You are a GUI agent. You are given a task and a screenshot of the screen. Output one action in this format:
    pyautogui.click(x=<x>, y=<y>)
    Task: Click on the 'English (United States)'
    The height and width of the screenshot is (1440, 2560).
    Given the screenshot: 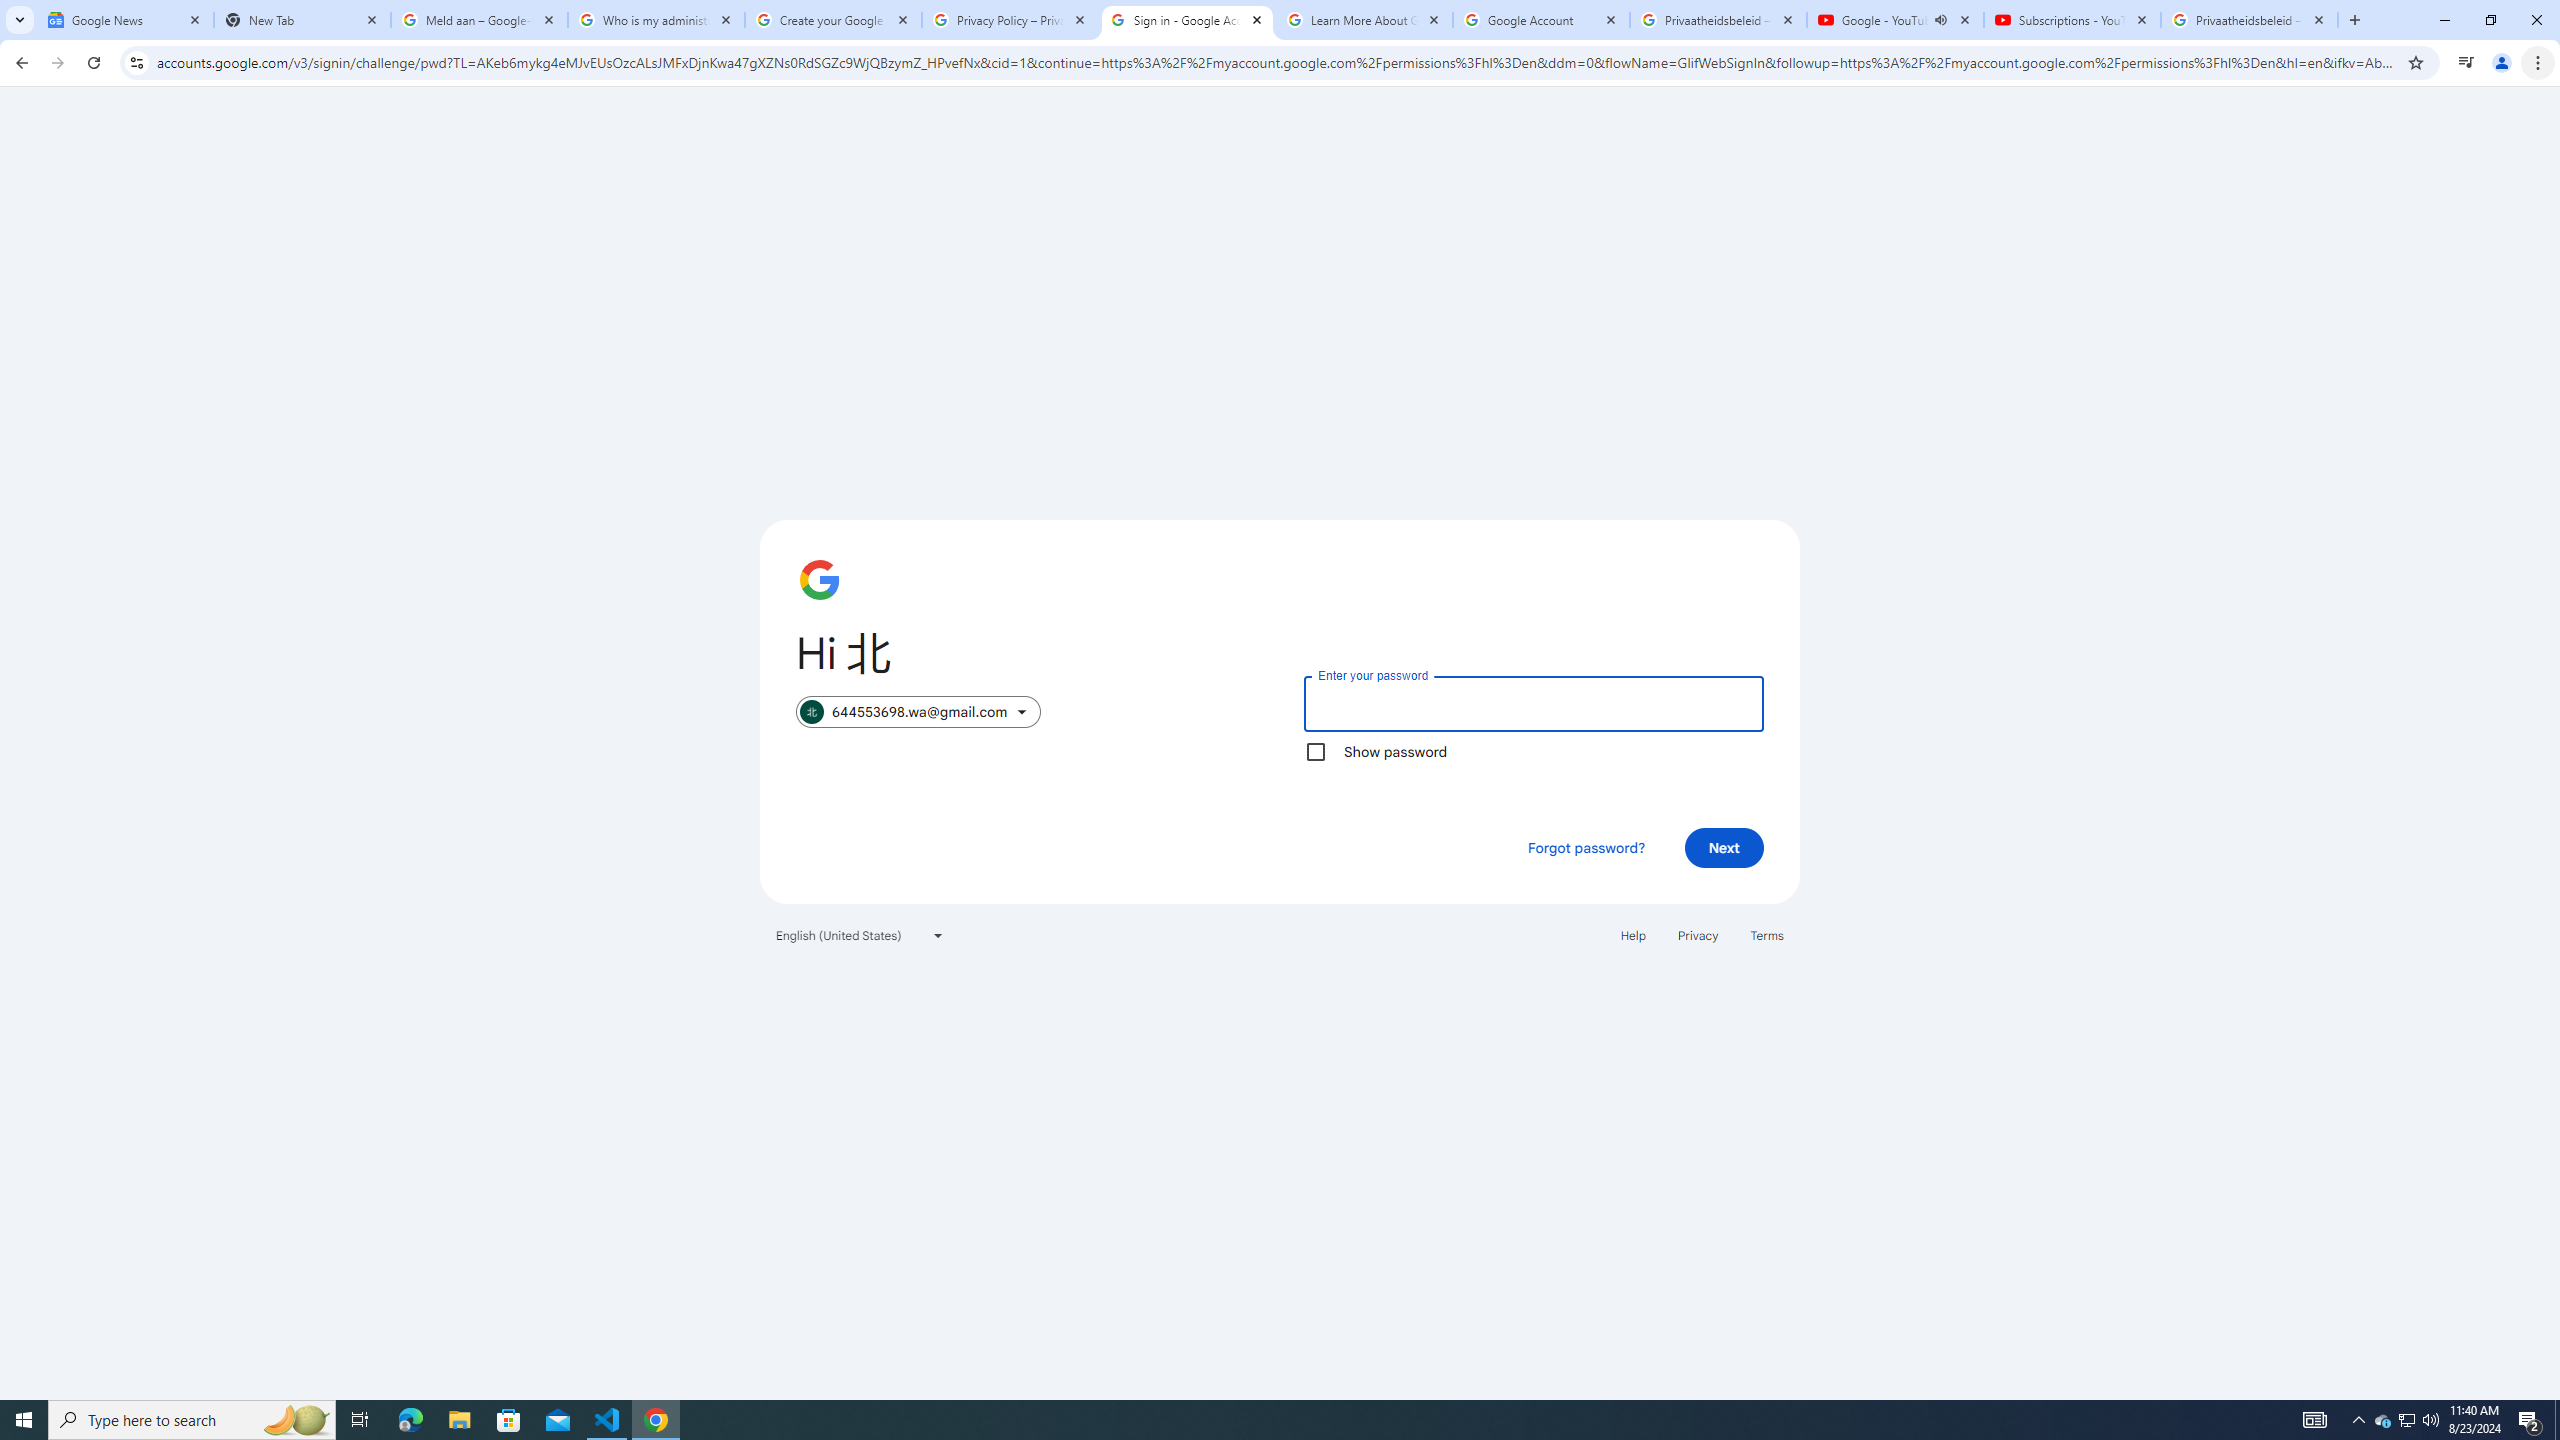 What is the action you would take?
    pyautogui.click(x=860, y=934)
    